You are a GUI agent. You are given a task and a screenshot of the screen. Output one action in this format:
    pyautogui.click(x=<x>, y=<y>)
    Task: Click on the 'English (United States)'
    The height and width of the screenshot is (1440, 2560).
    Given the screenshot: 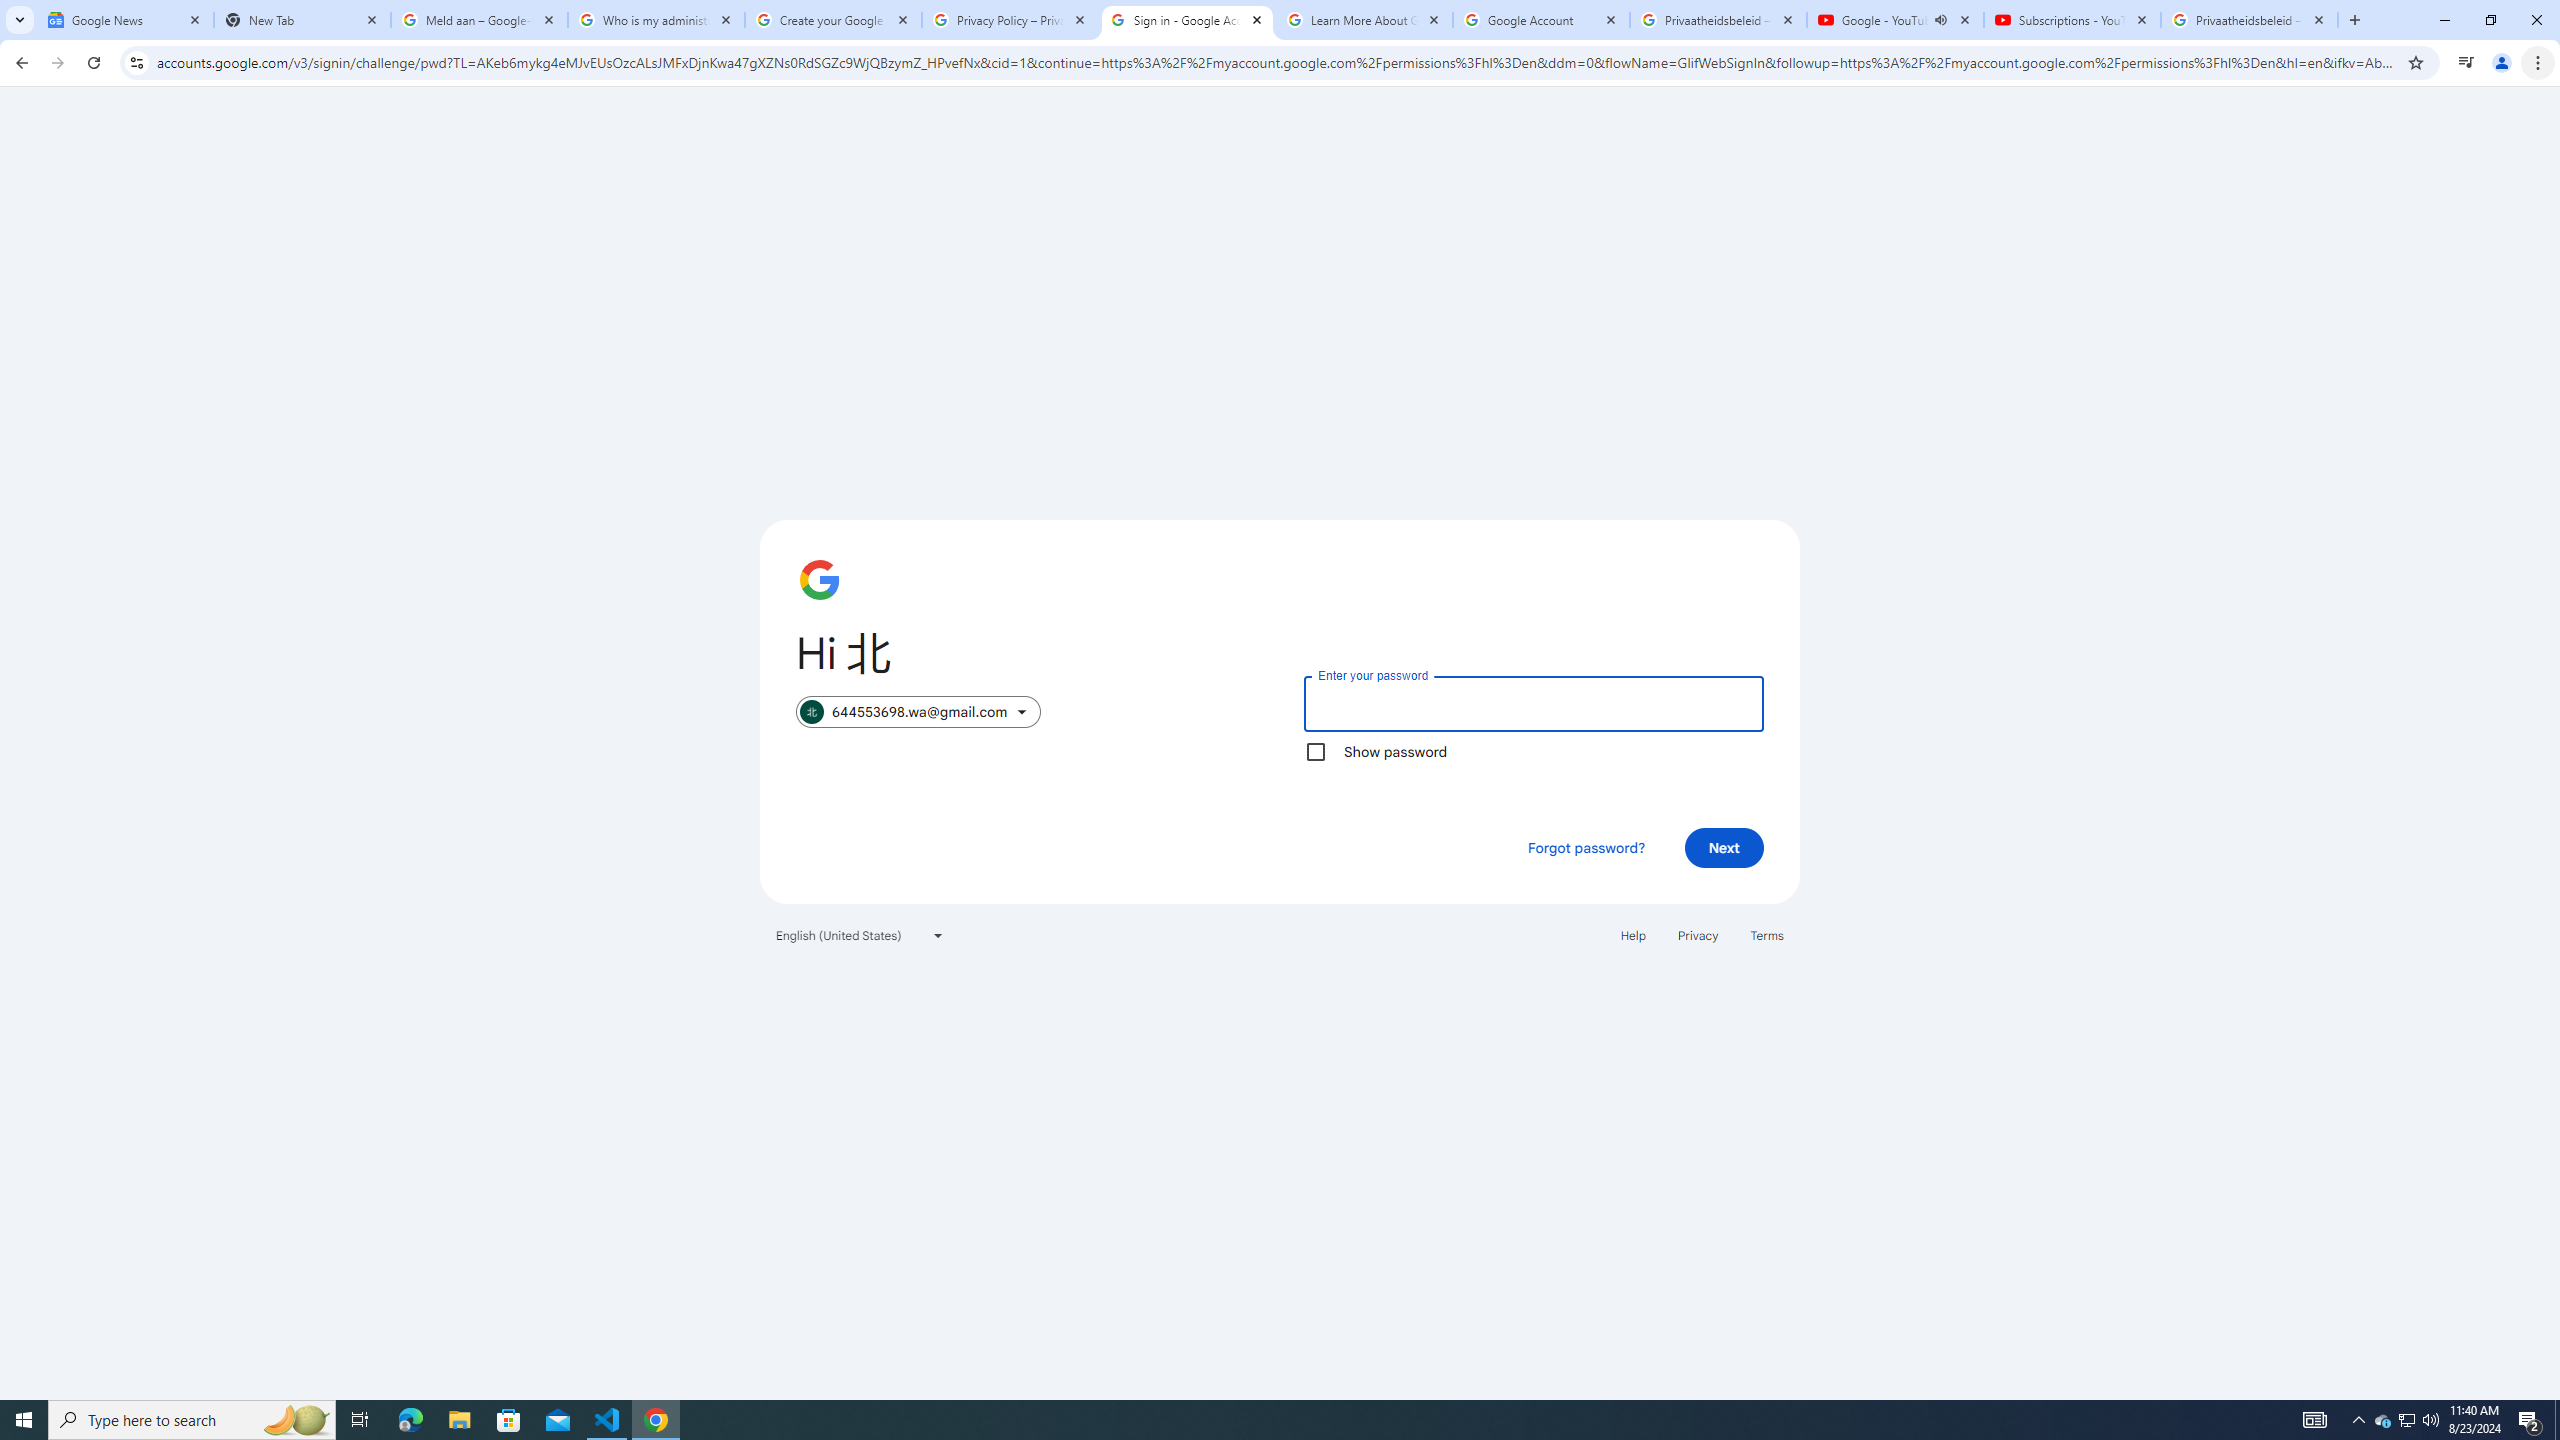 What is the action you would take?
    pyautogui.click(x=860, y=934)
    